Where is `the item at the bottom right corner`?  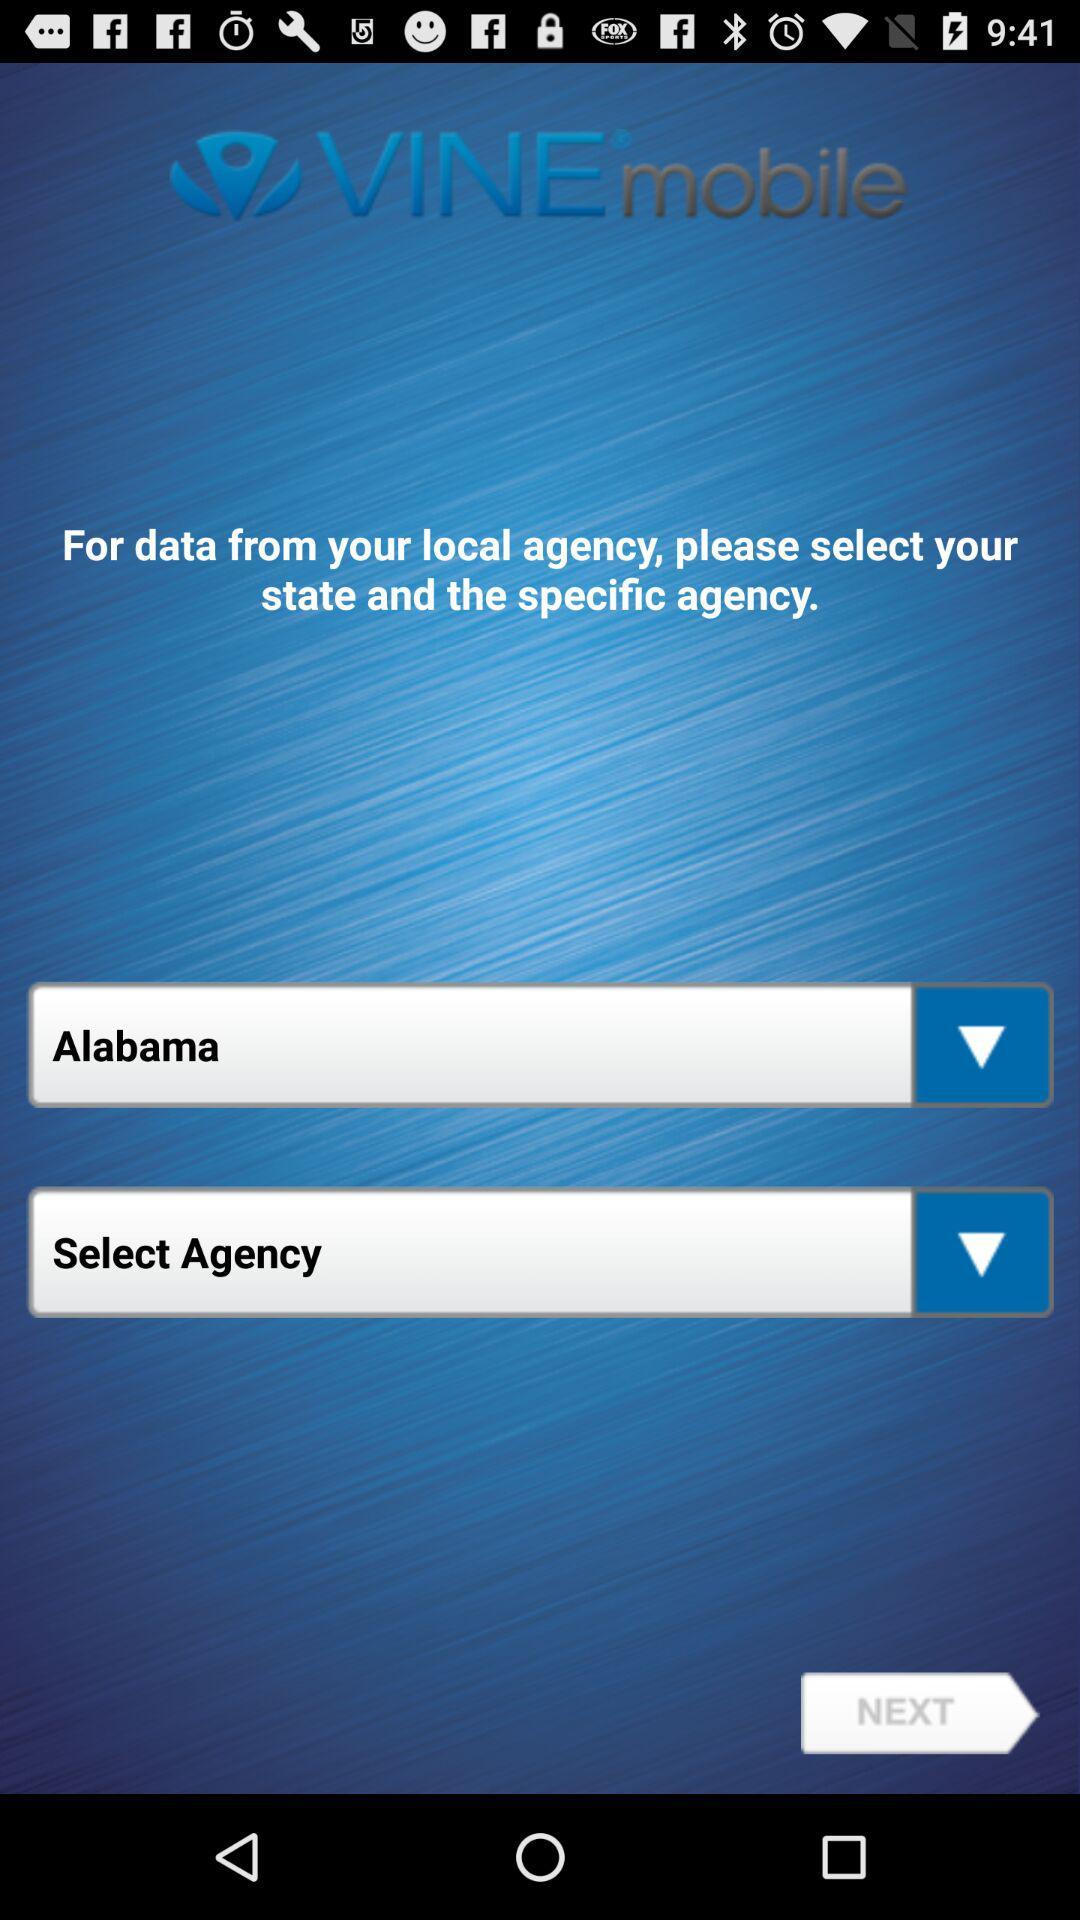
the item at the bottom right corner is located at coordinates (920, 1712).